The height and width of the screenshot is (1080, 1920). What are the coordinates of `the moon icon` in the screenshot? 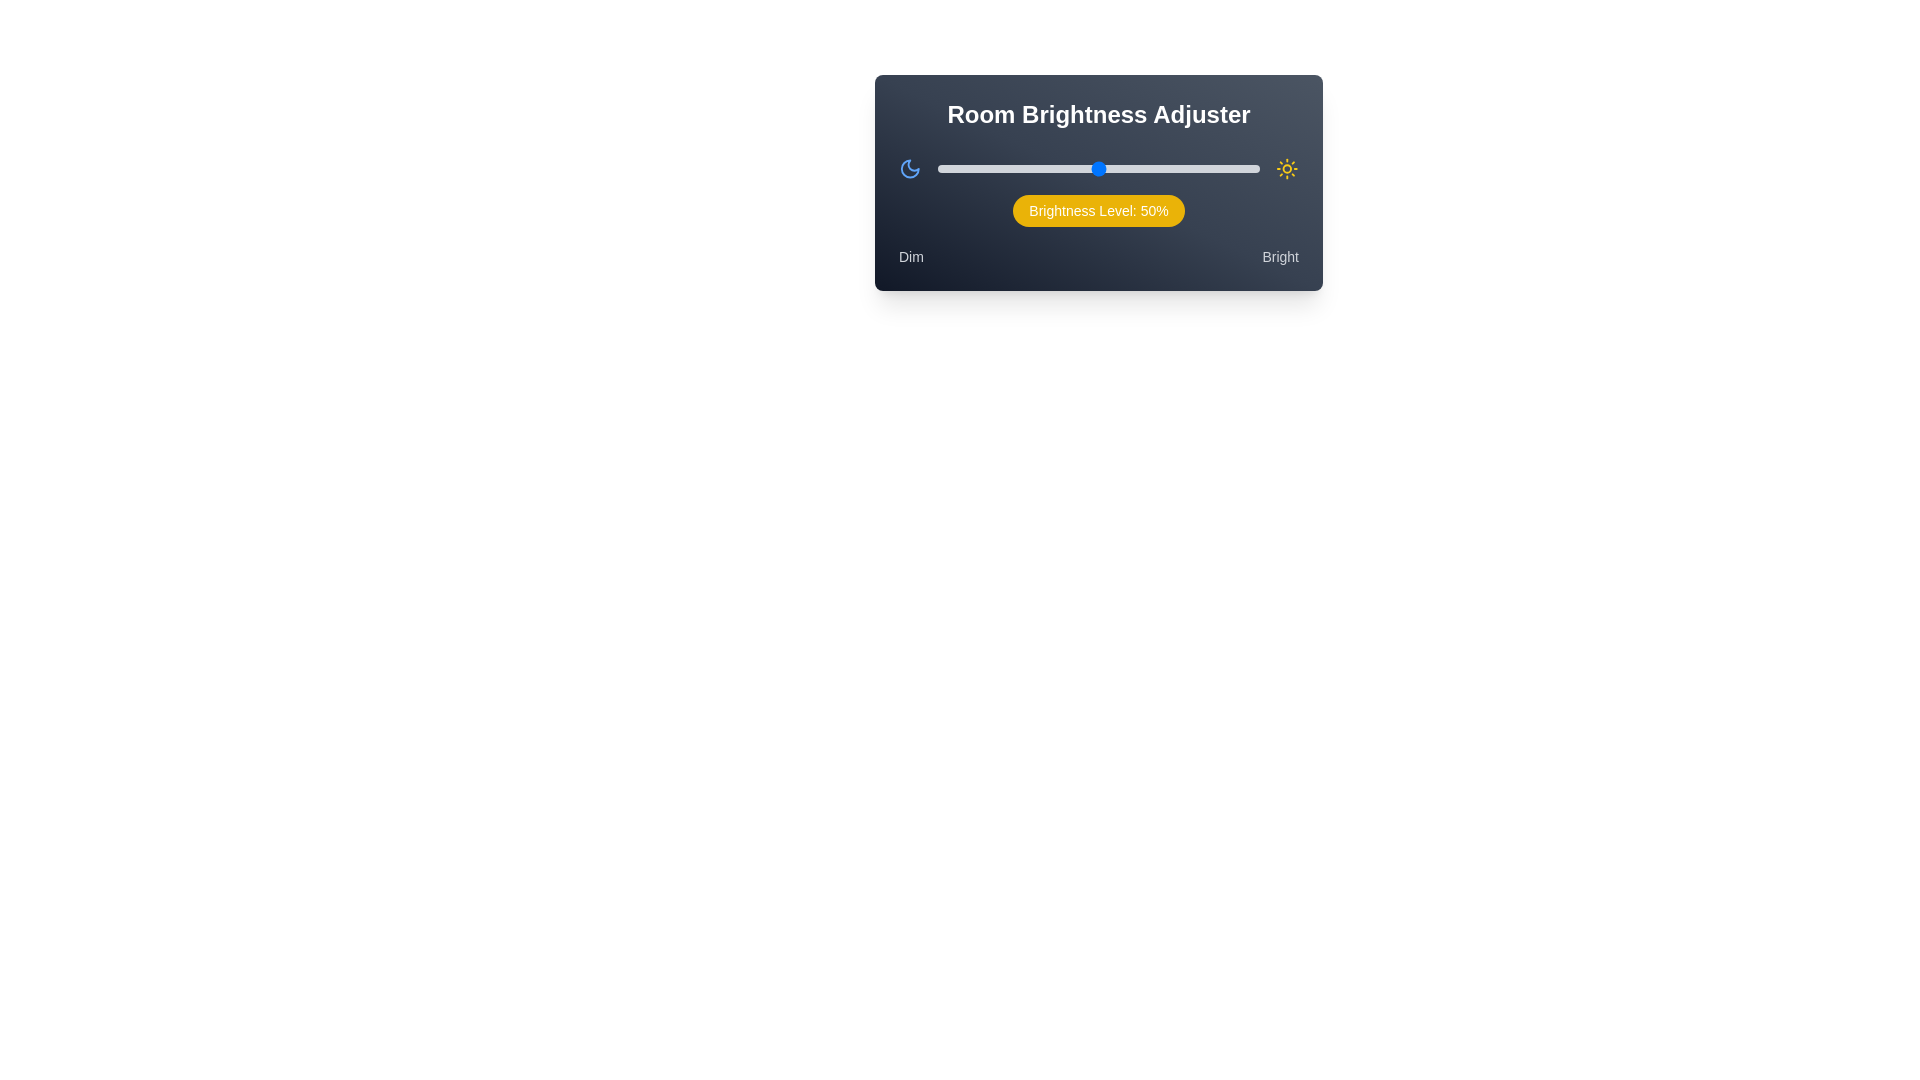 It's located at (909, 168).